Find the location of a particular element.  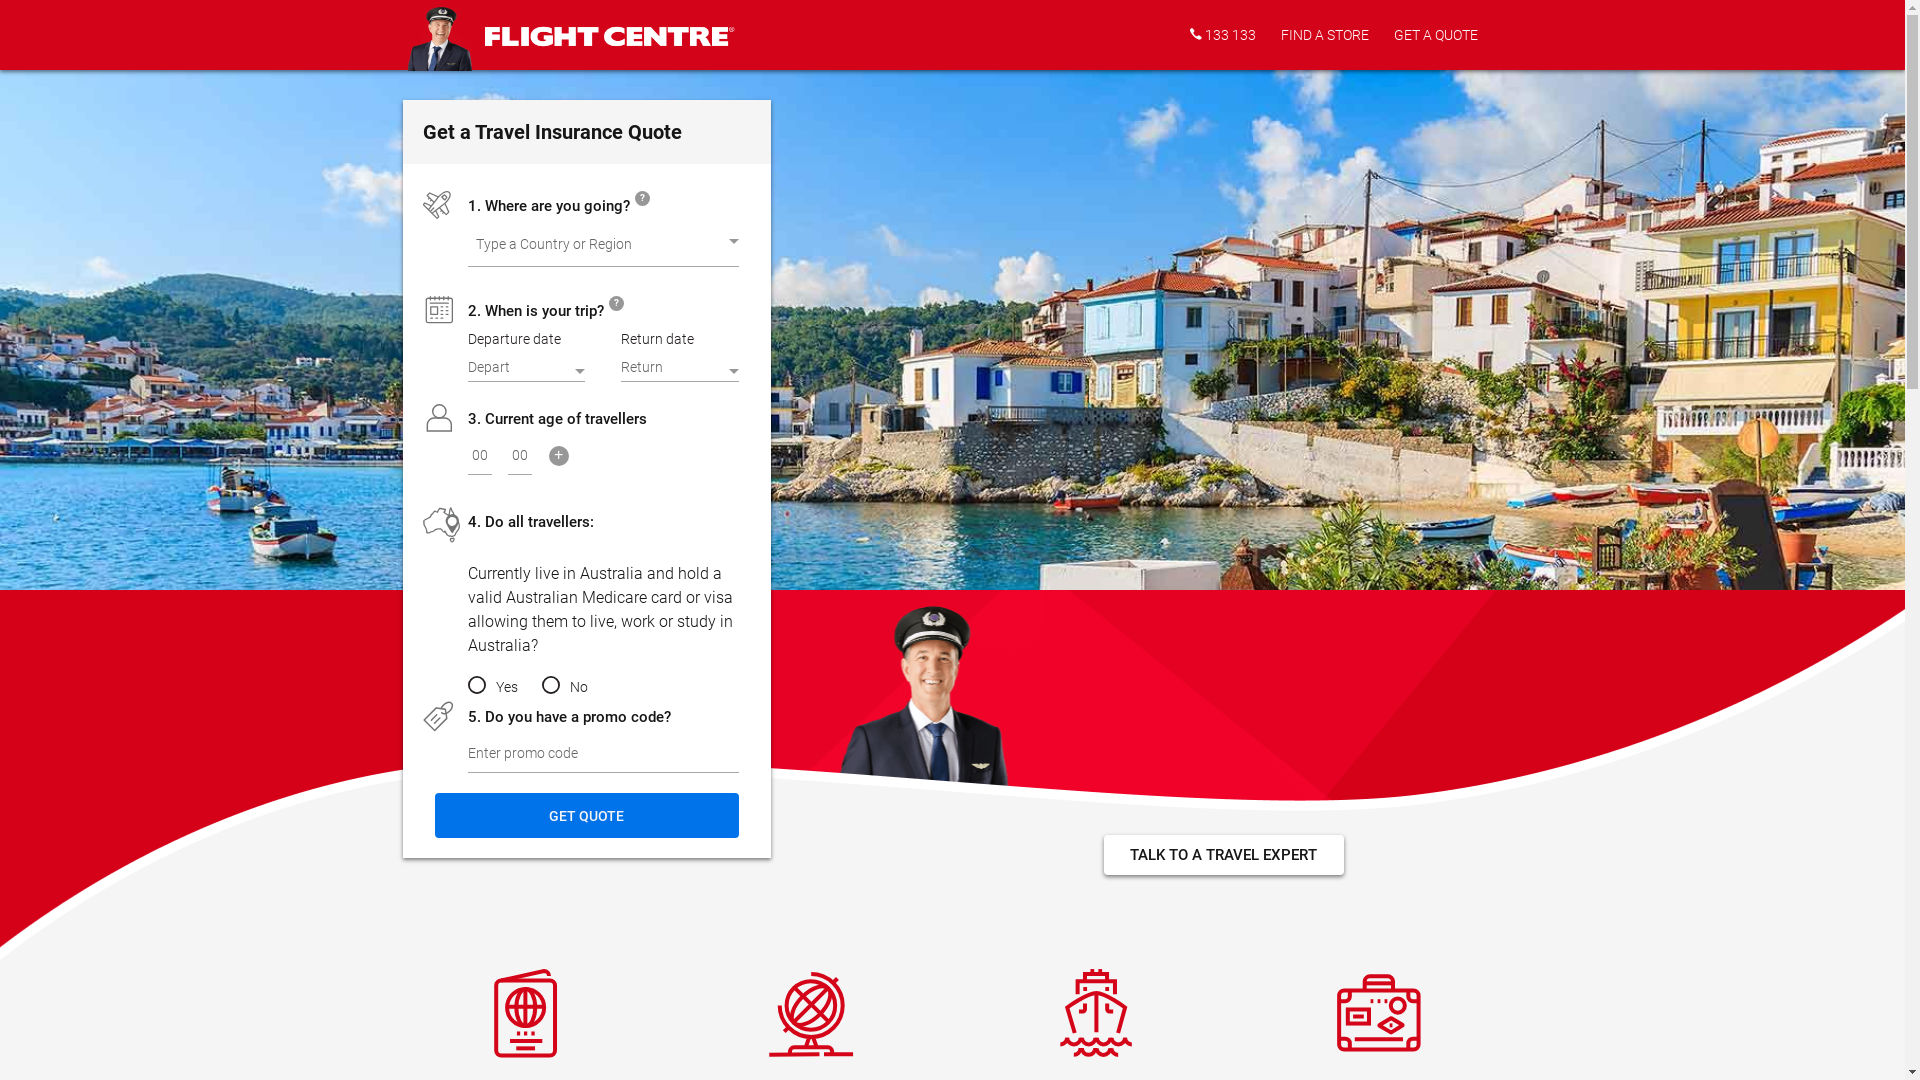

'?' is located at coordinates (642, 200).